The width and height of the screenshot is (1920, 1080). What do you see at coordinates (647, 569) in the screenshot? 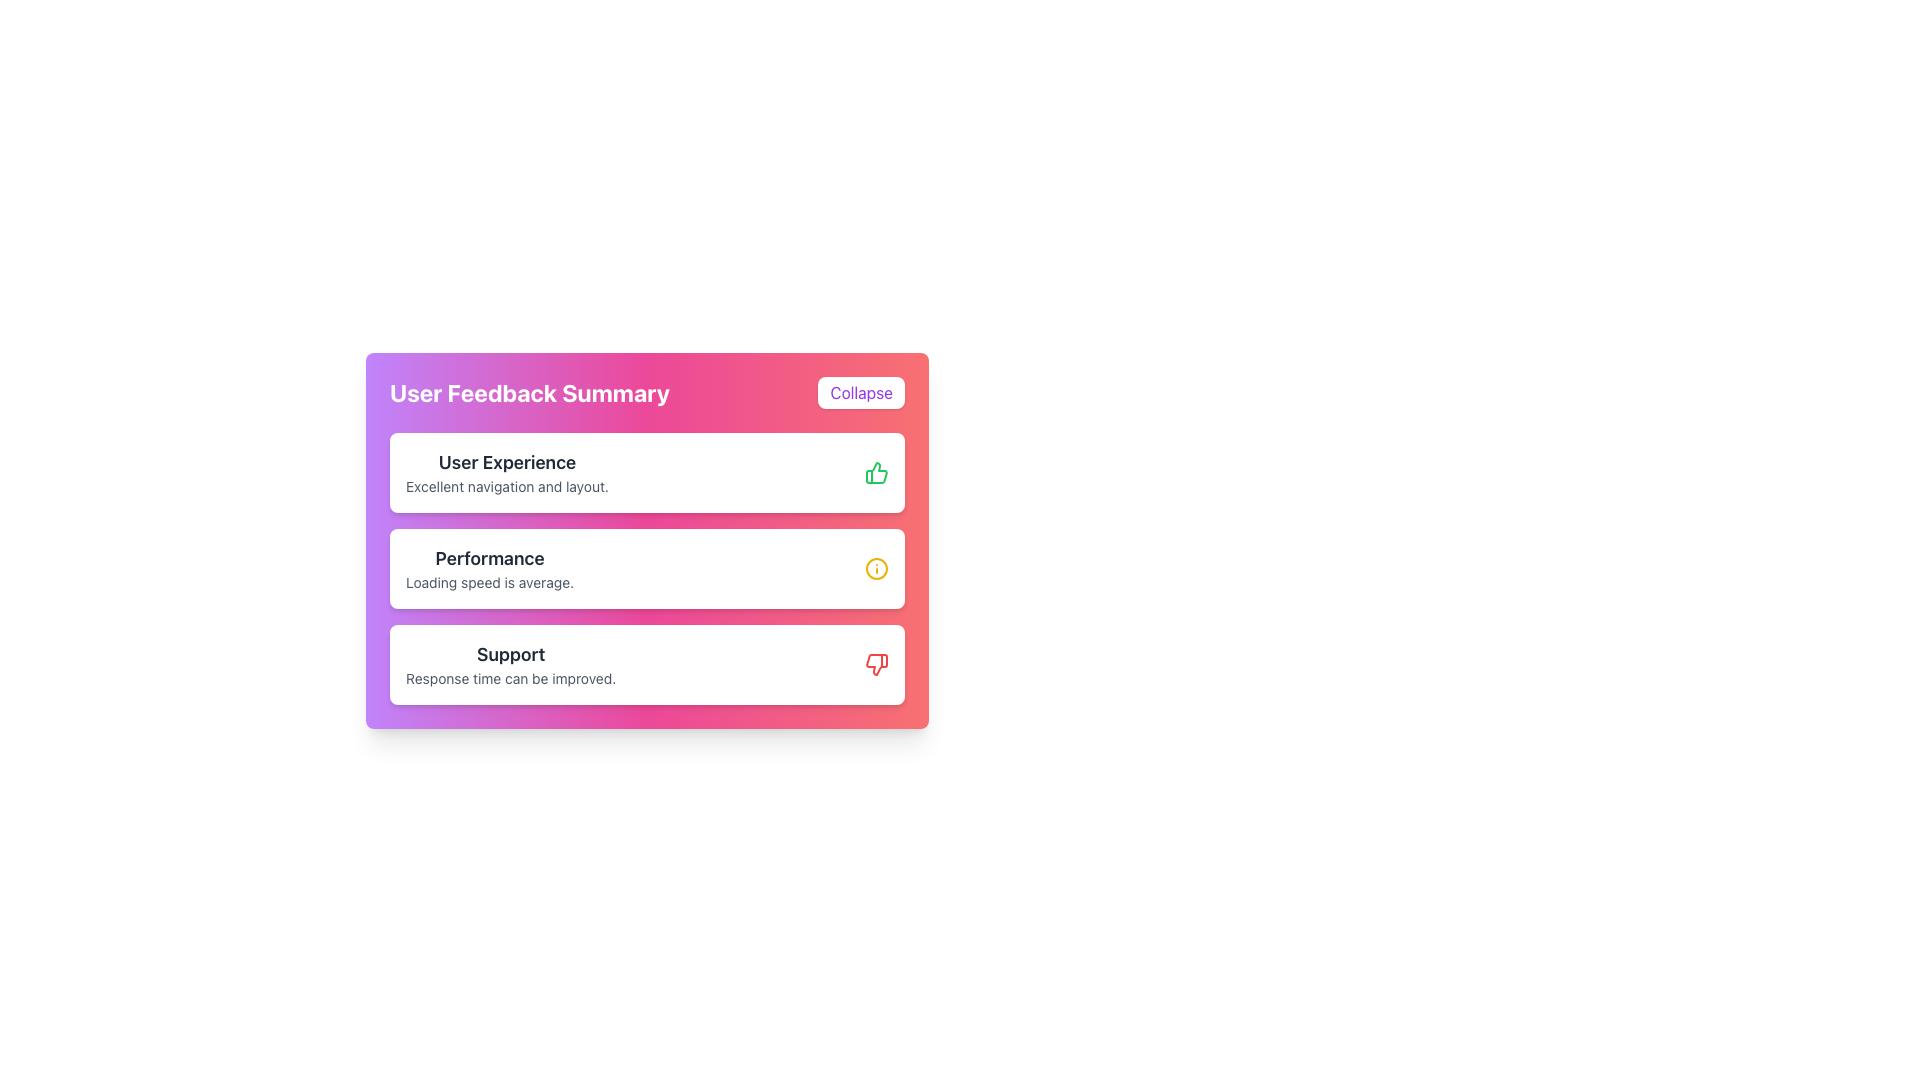
I see `details of the performance feedback displayed in the Feedback section card located between the 'User Experience' and 'Support' sections` at bounding box center [647, 569].